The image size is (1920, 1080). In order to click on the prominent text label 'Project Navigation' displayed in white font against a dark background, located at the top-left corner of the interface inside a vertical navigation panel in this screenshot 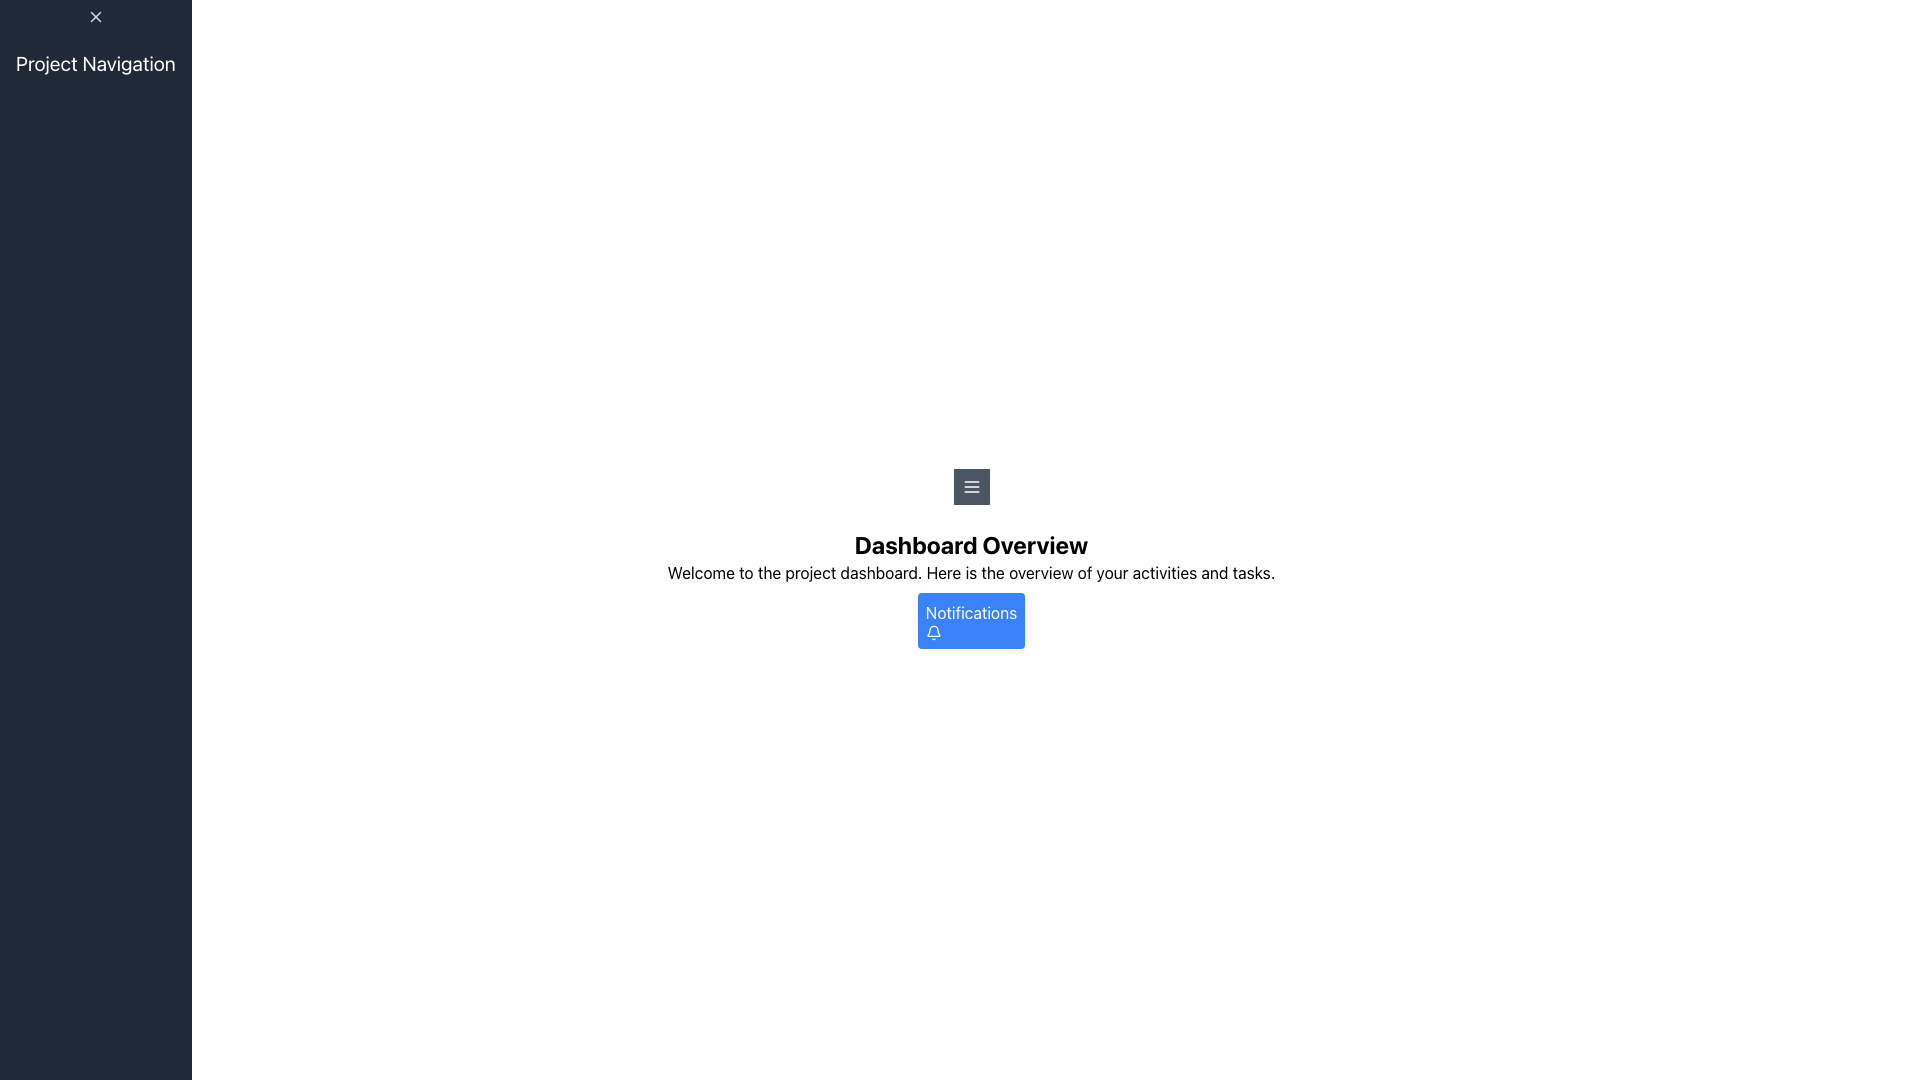, I will do `click(94, 63)`.